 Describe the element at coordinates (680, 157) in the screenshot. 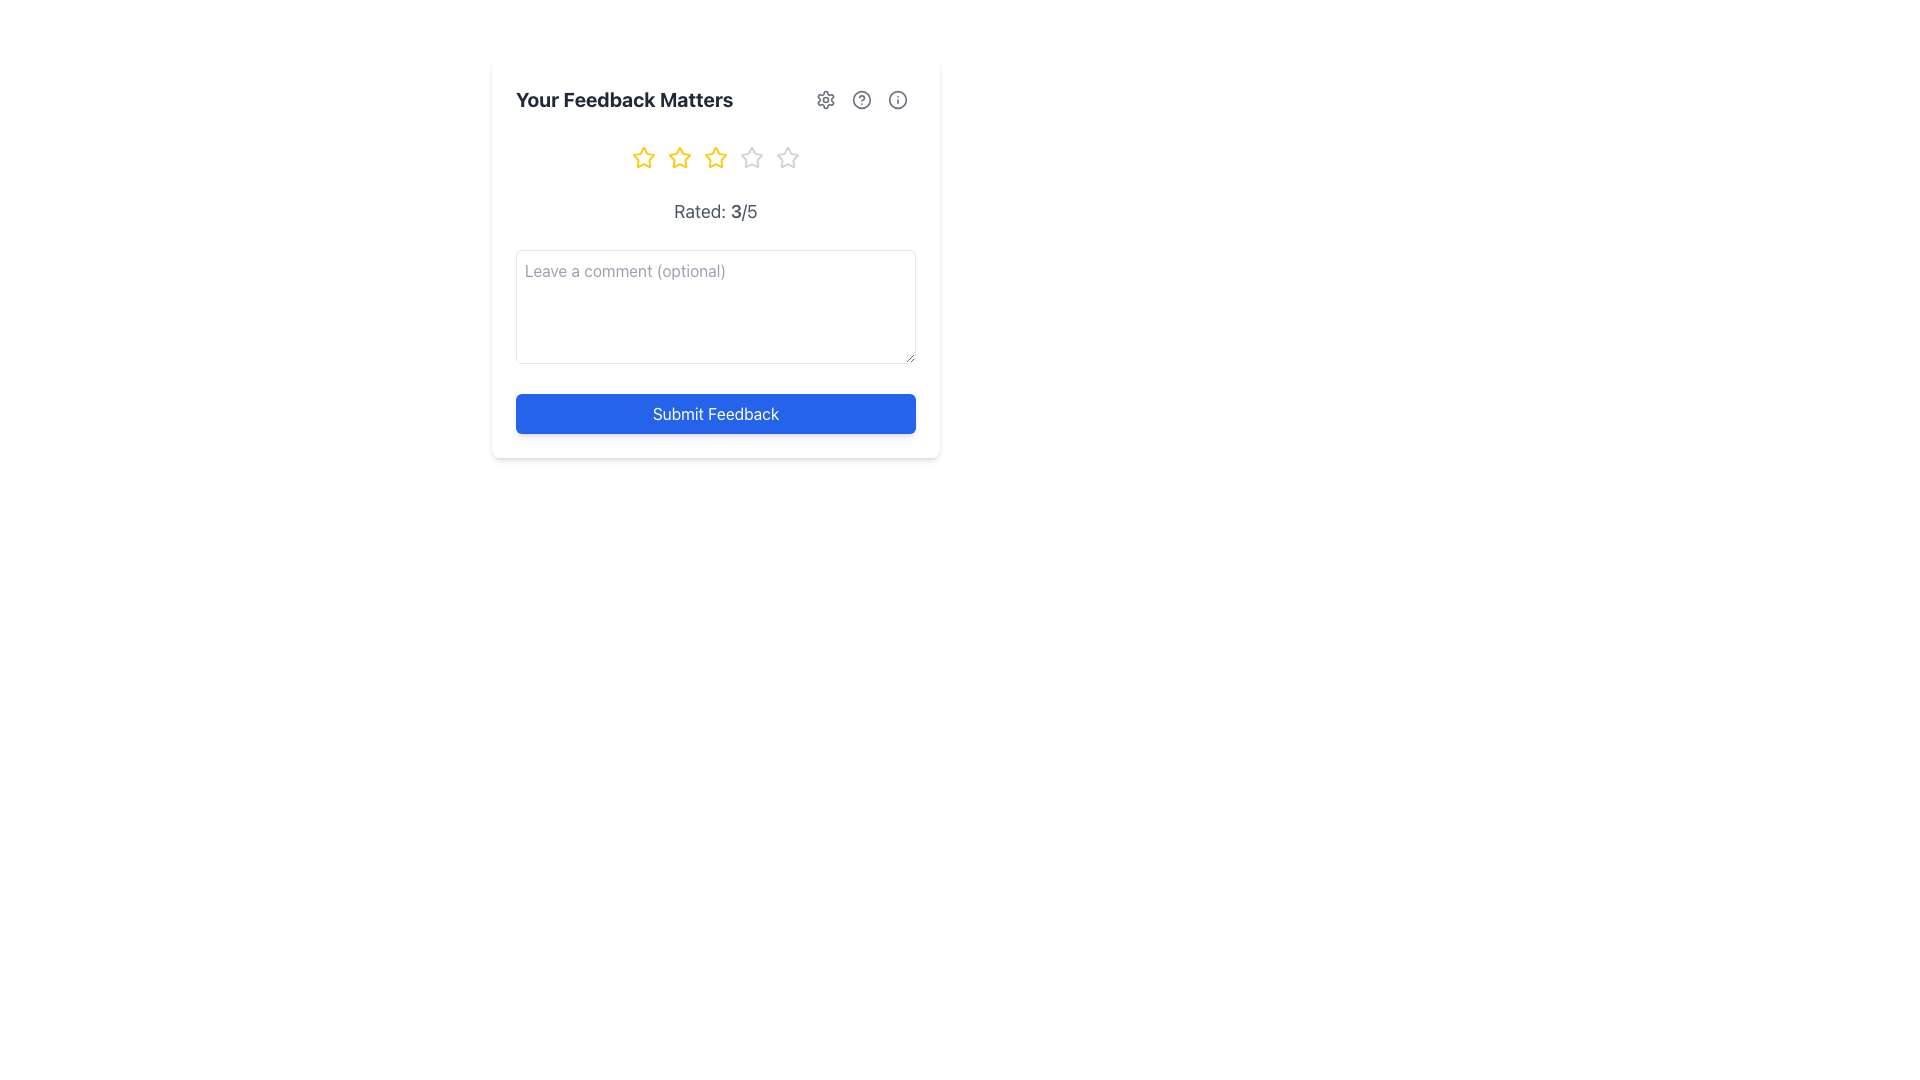

I see `the second star icon in the rating system` at that location.